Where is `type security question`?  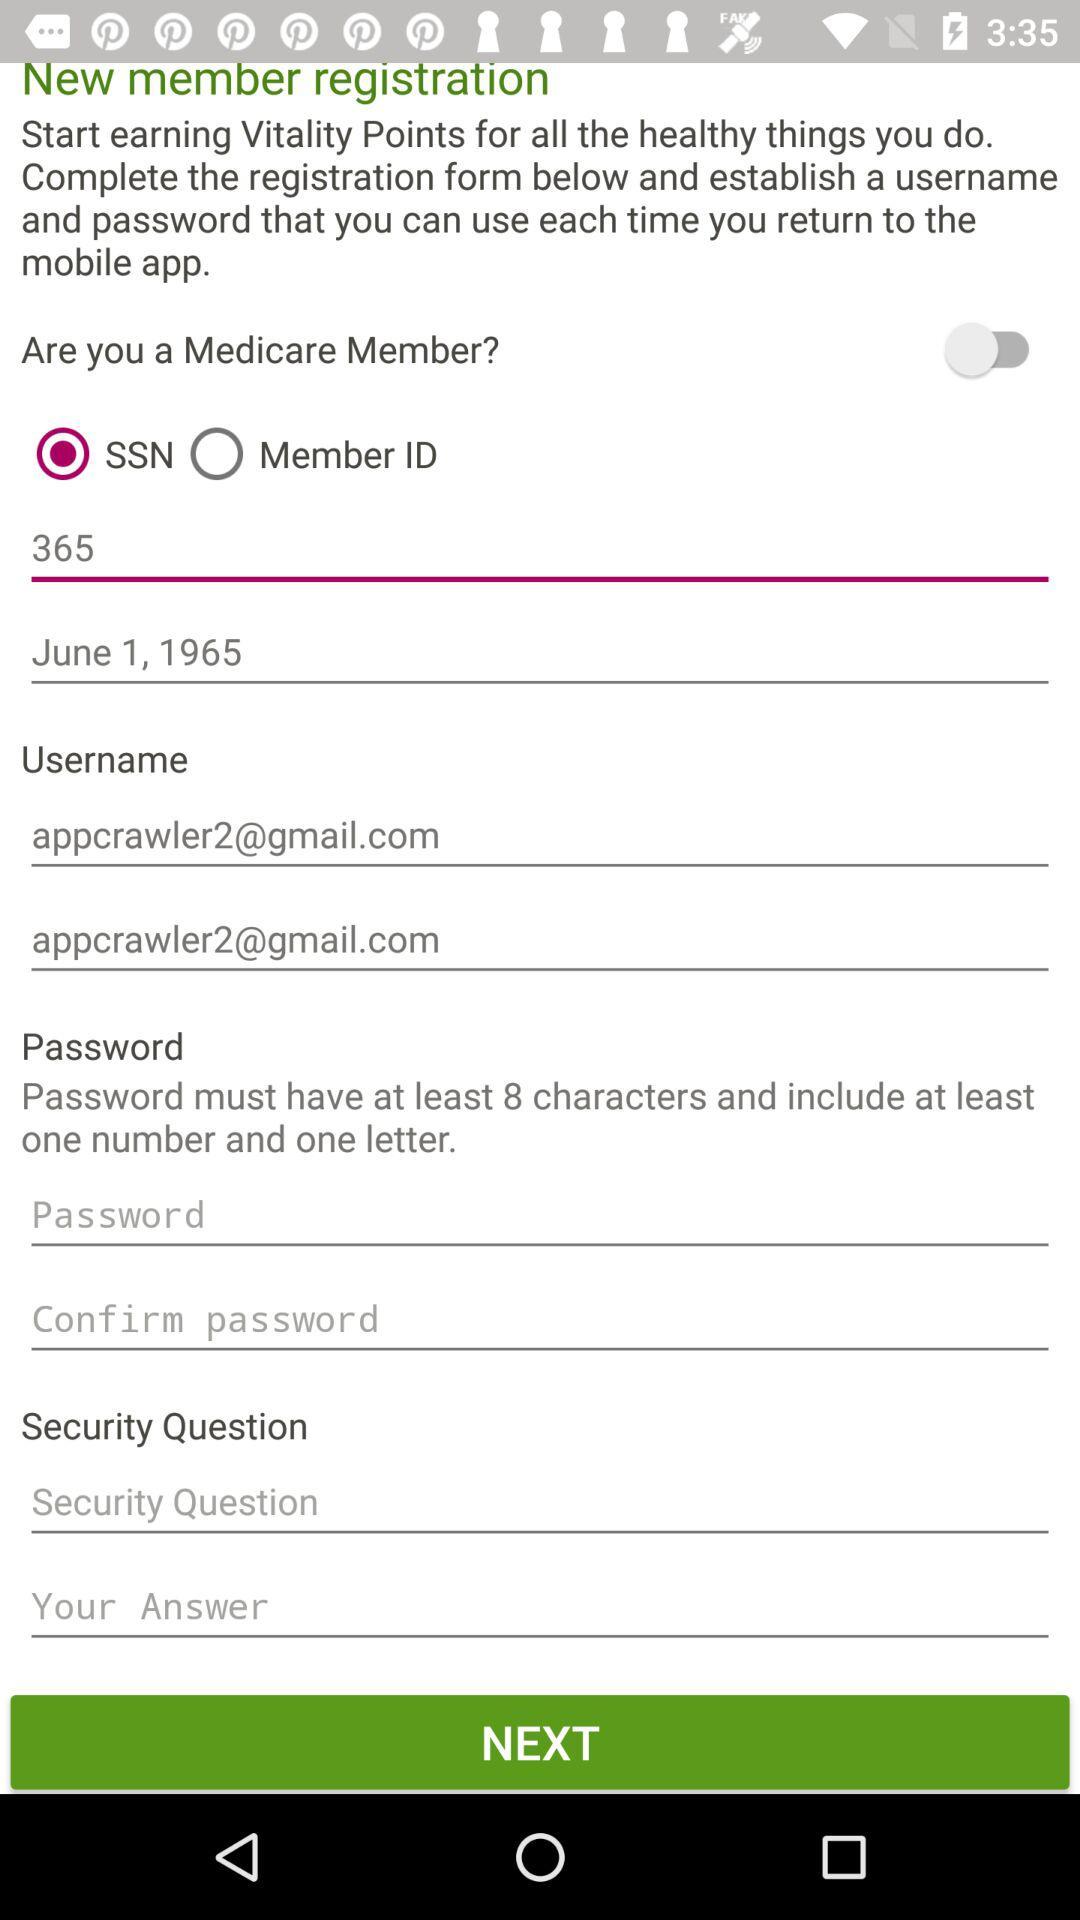
type security question is located at coordinates (540, 1501).